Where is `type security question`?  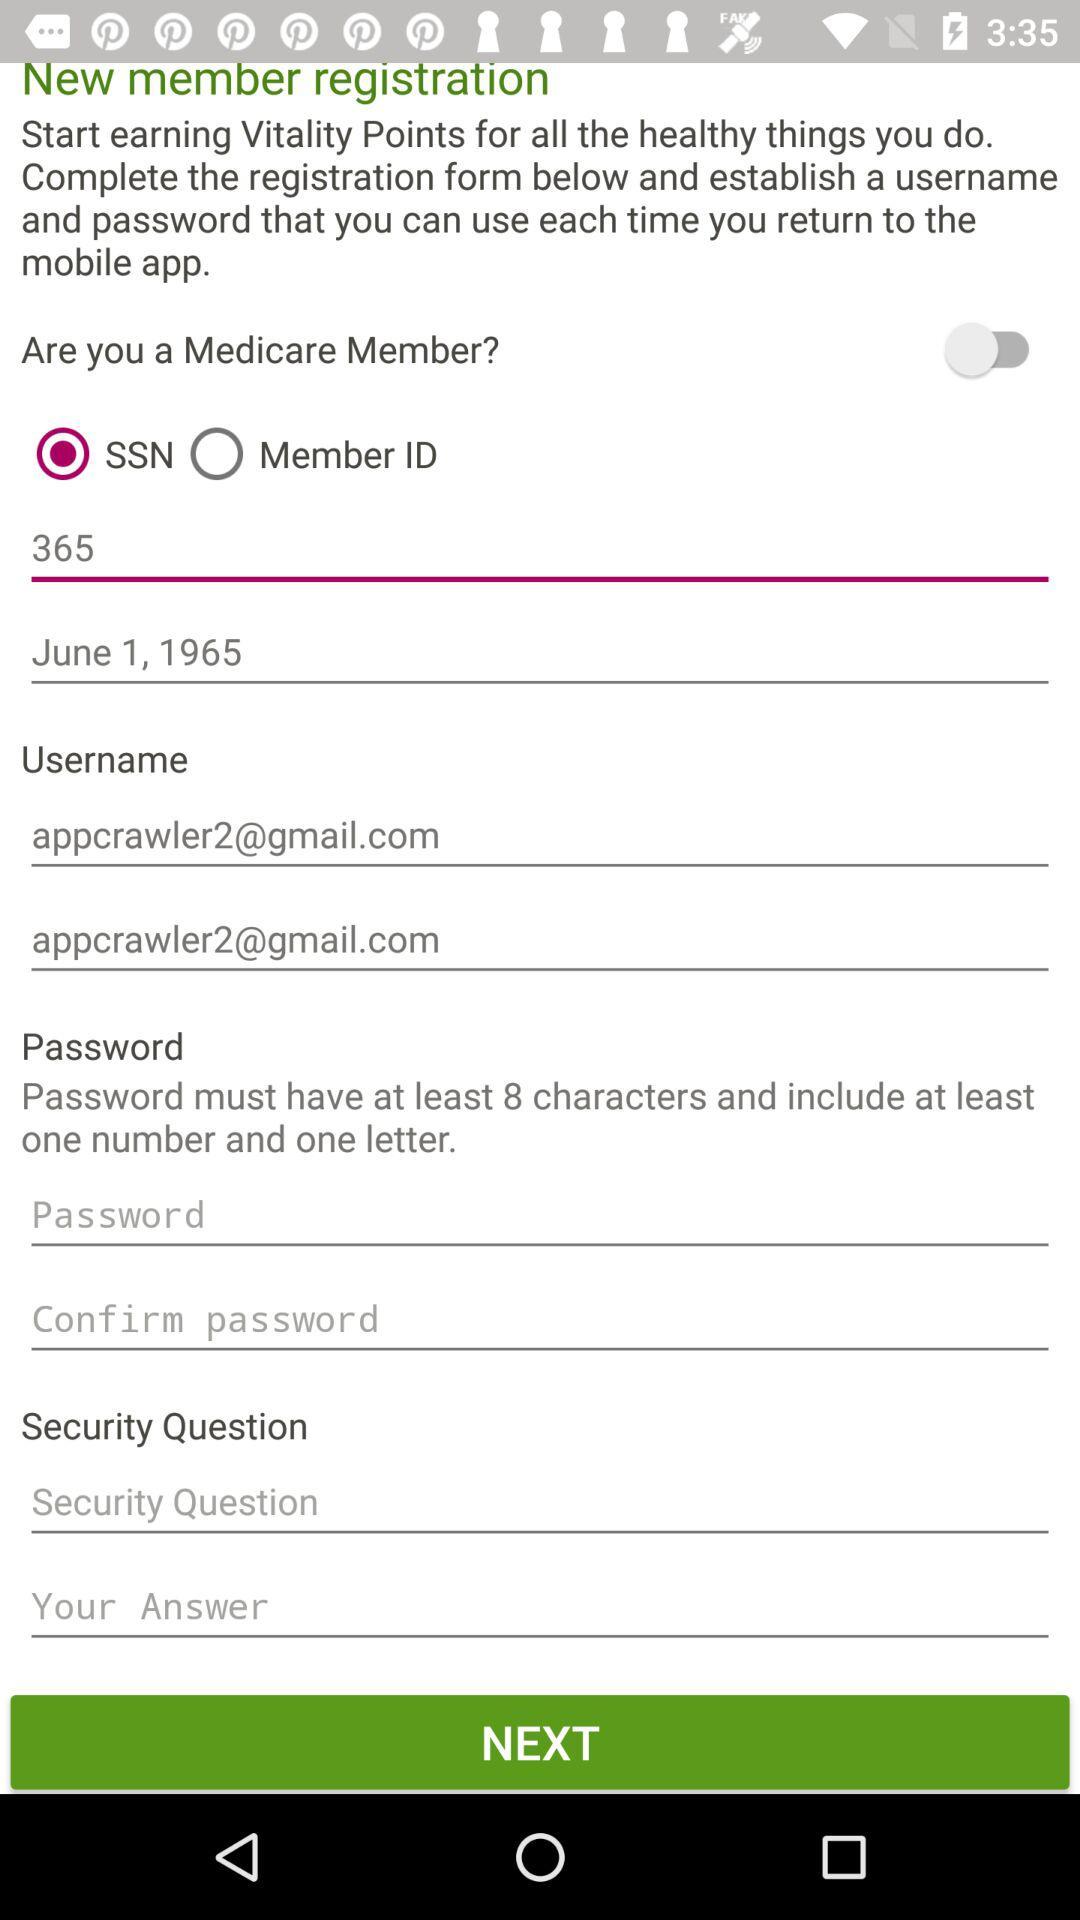
type security question is located at coordinates (540, 1501).